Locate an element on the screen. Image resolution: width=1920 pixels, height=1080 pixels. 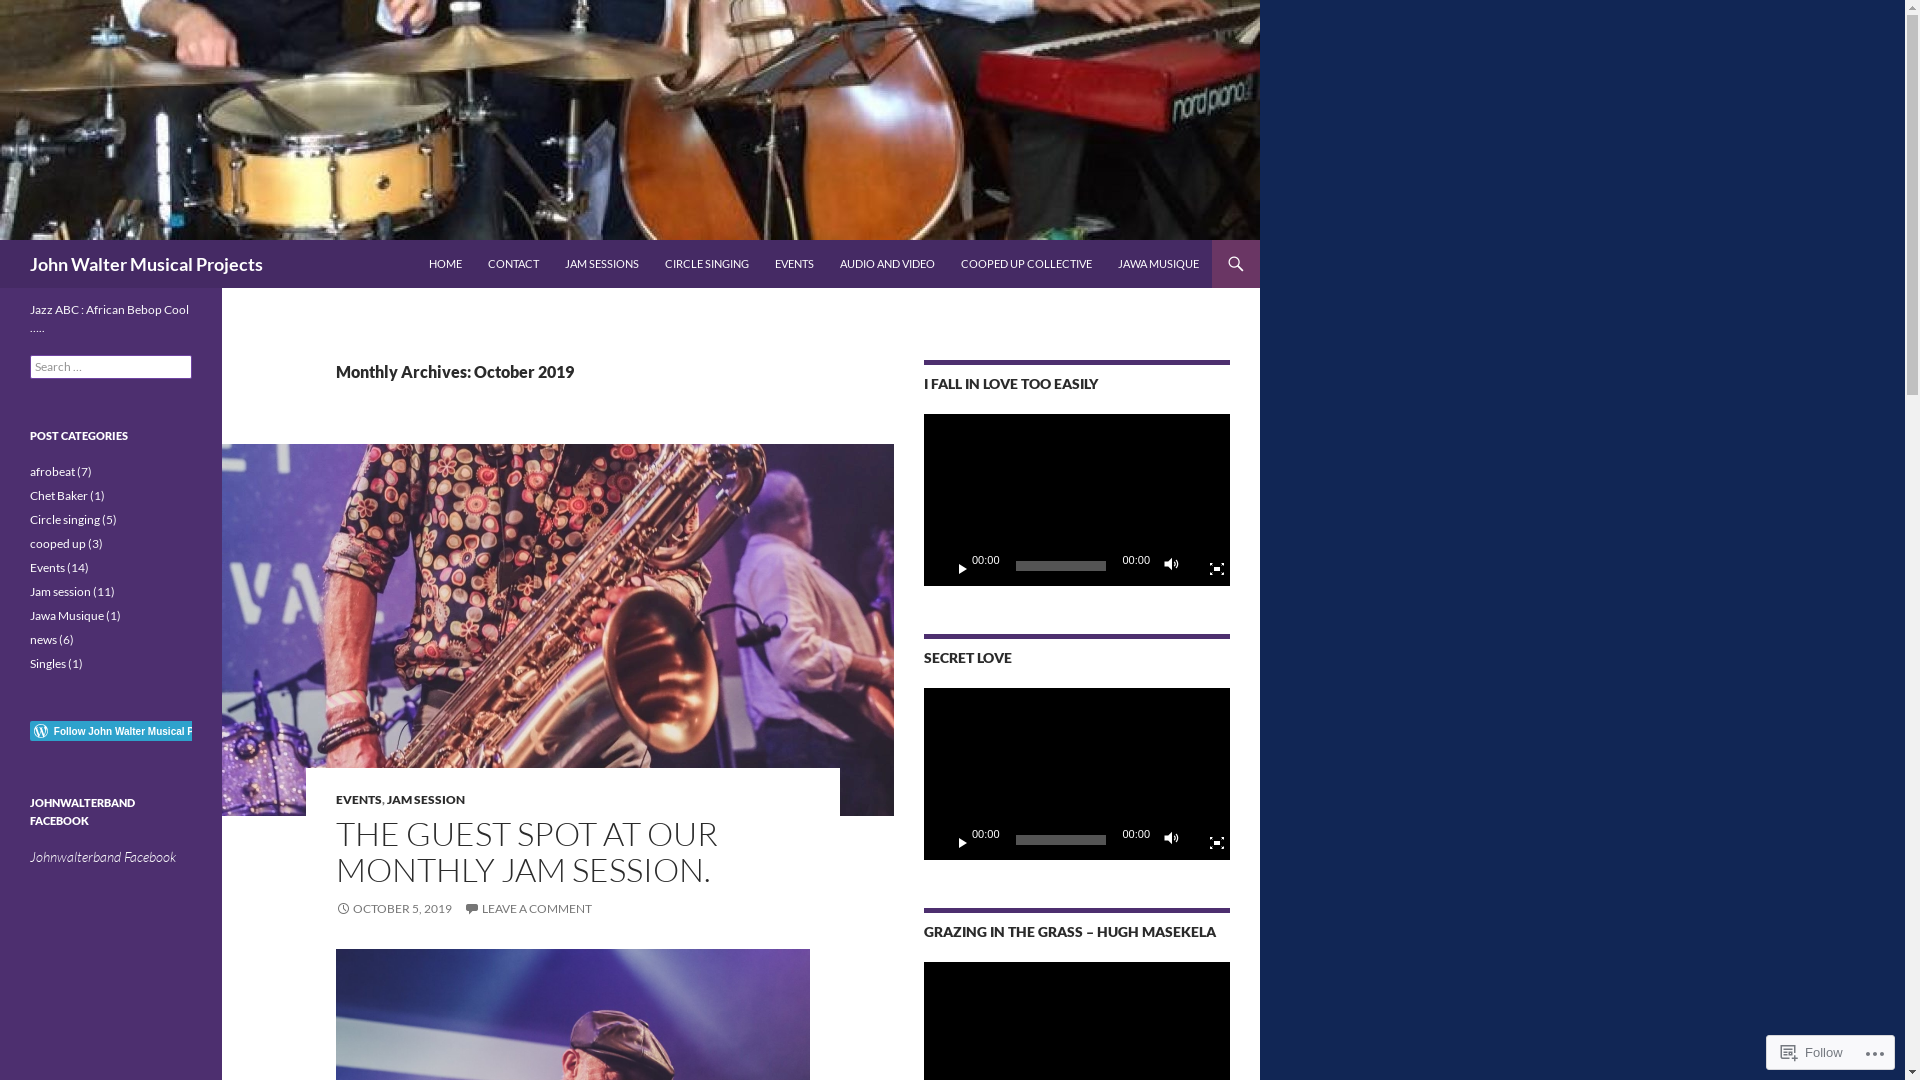
'news' is located at coordinates (43, 639).